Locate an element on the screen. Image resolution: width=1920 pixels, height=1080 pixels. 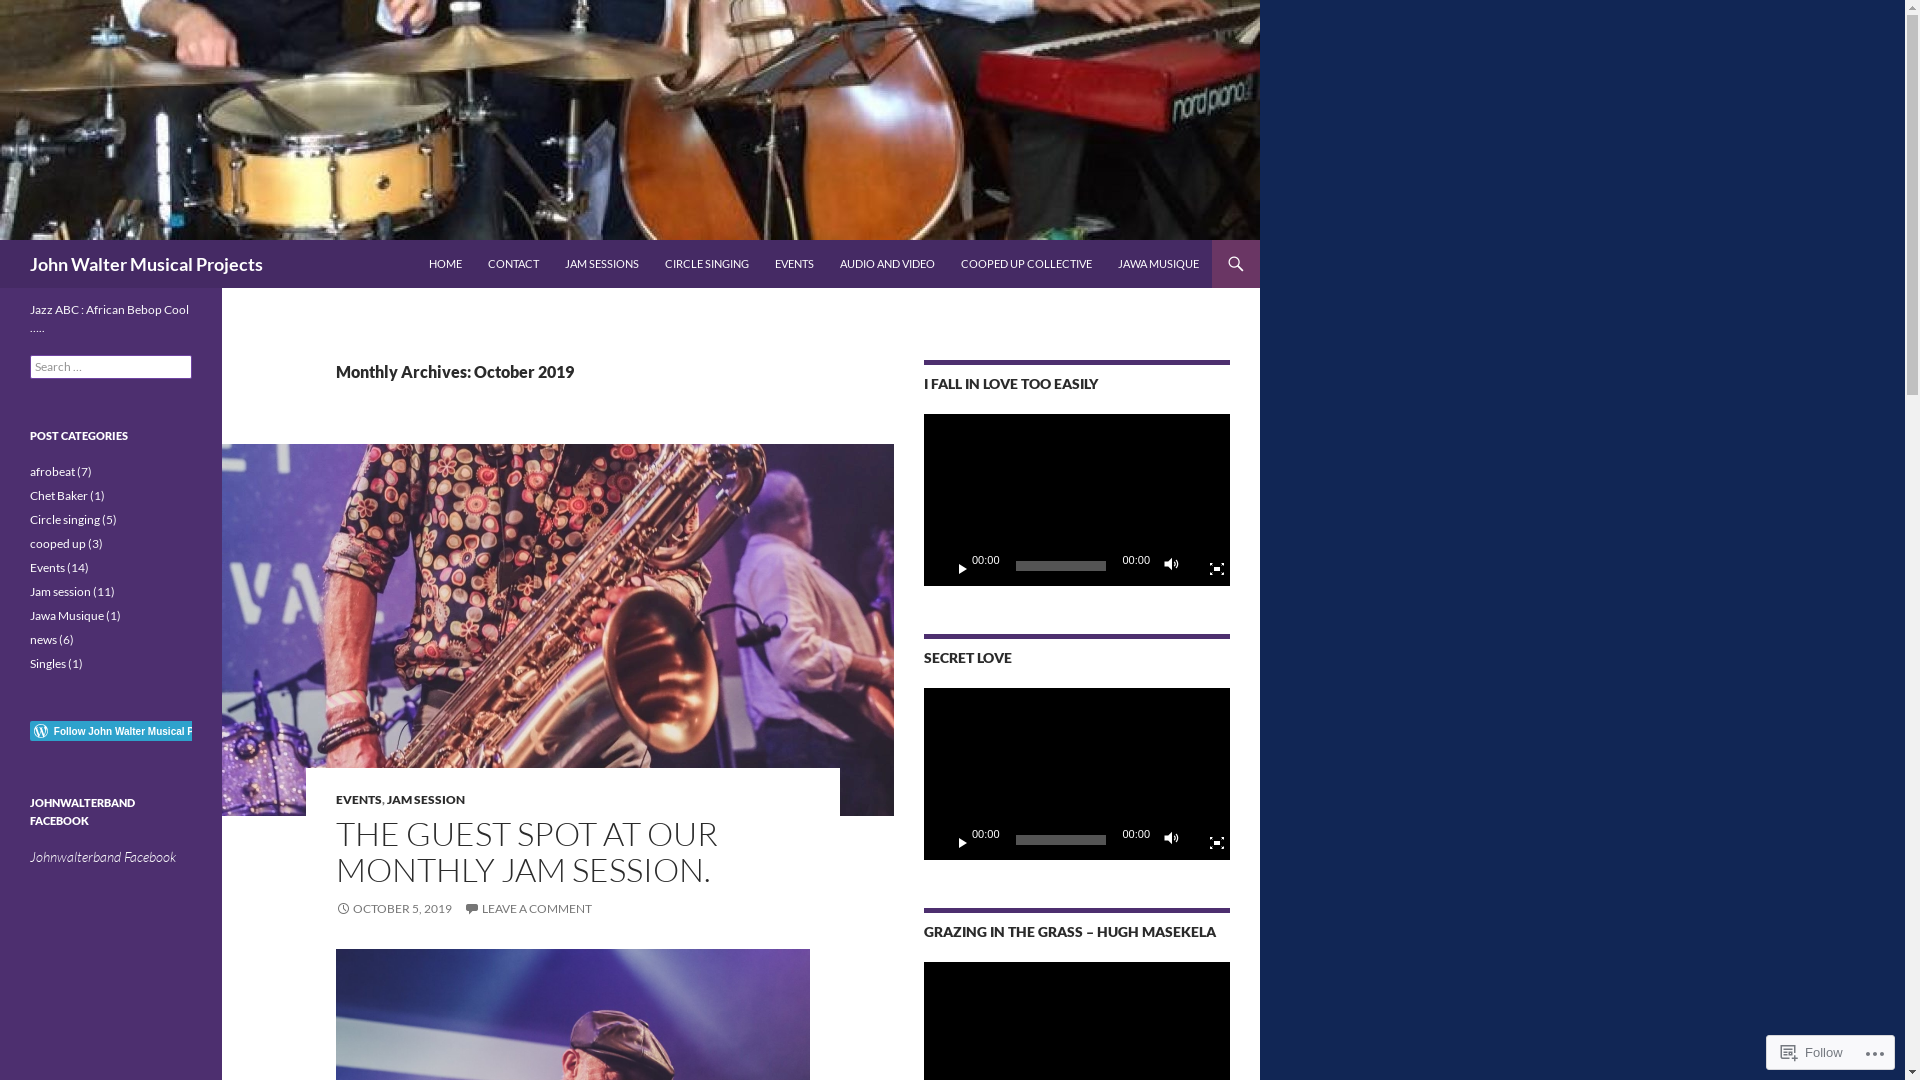
'news' is located at coordinates (43, 639).